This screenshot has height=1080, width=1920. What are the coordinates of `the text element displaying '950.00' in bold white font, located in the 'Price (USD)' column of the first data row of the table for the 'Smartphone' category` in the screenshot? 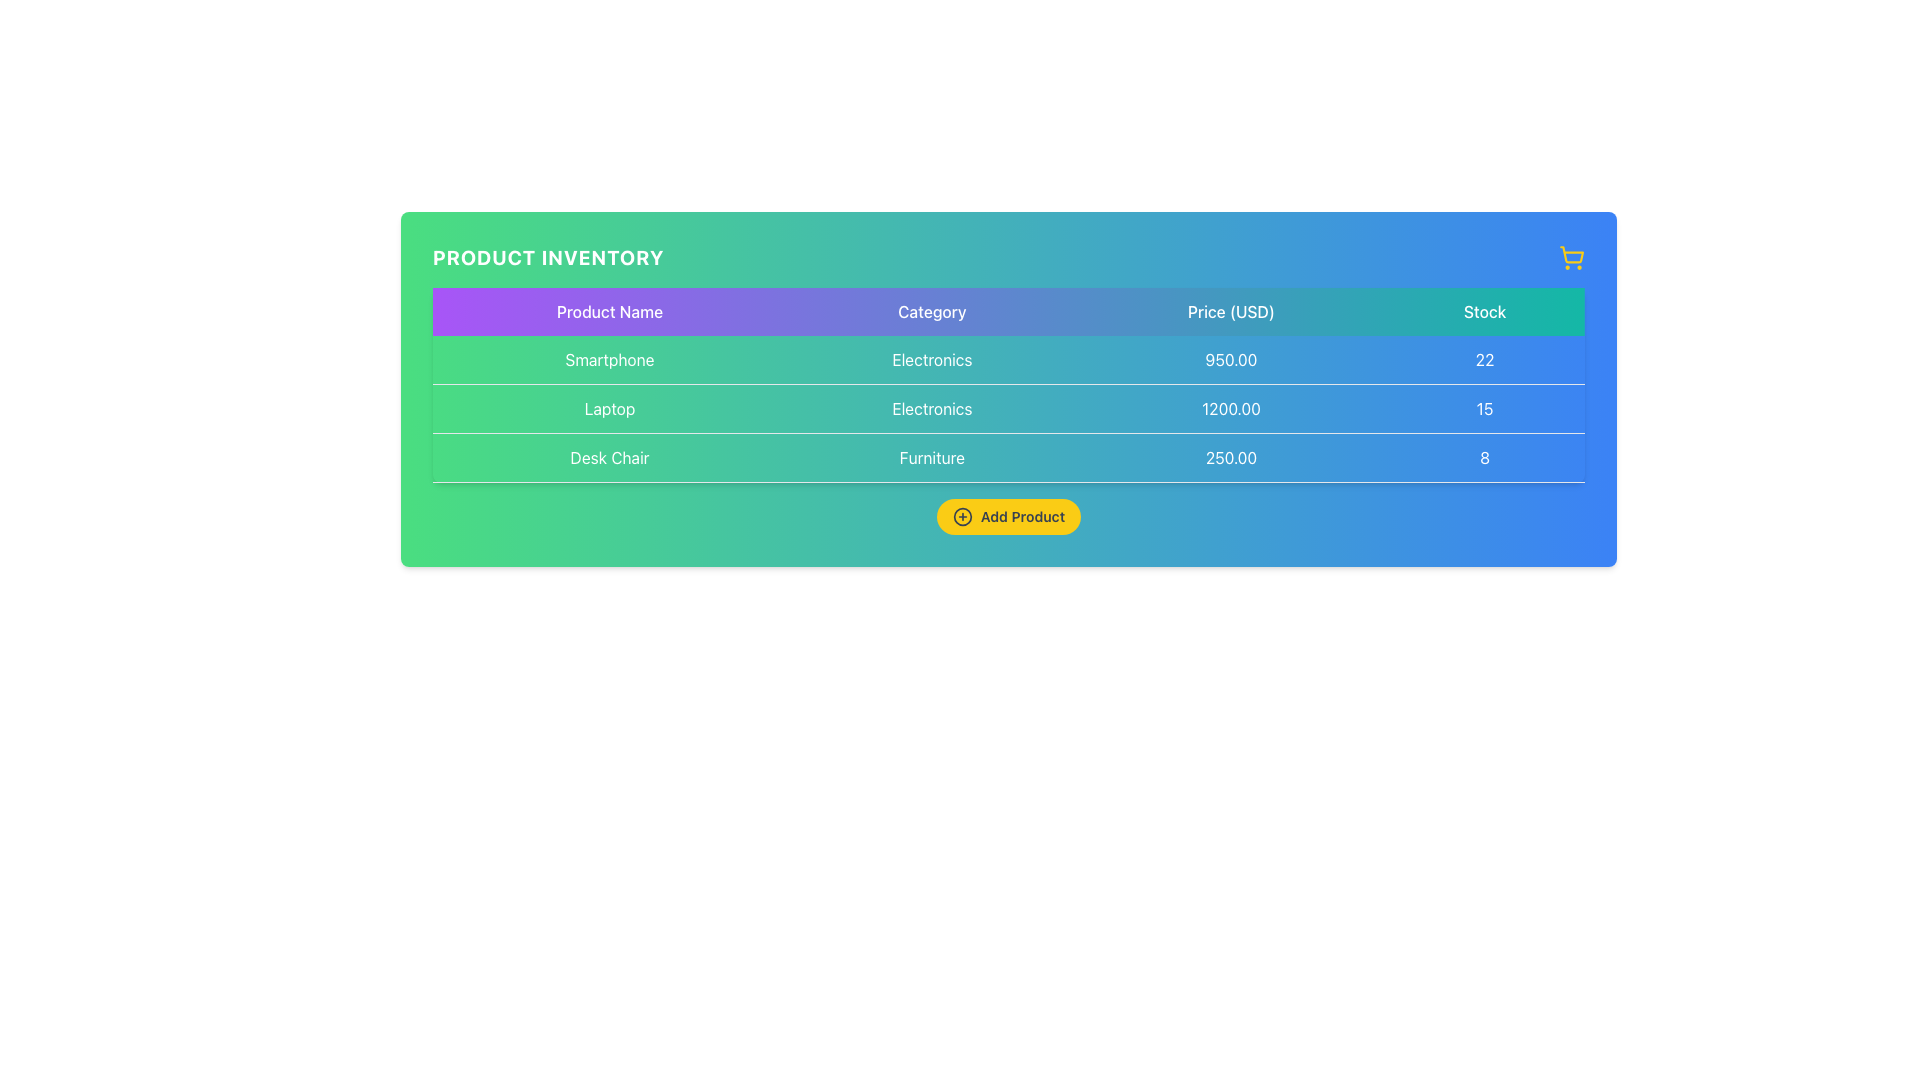 It's located at (1230, 360).